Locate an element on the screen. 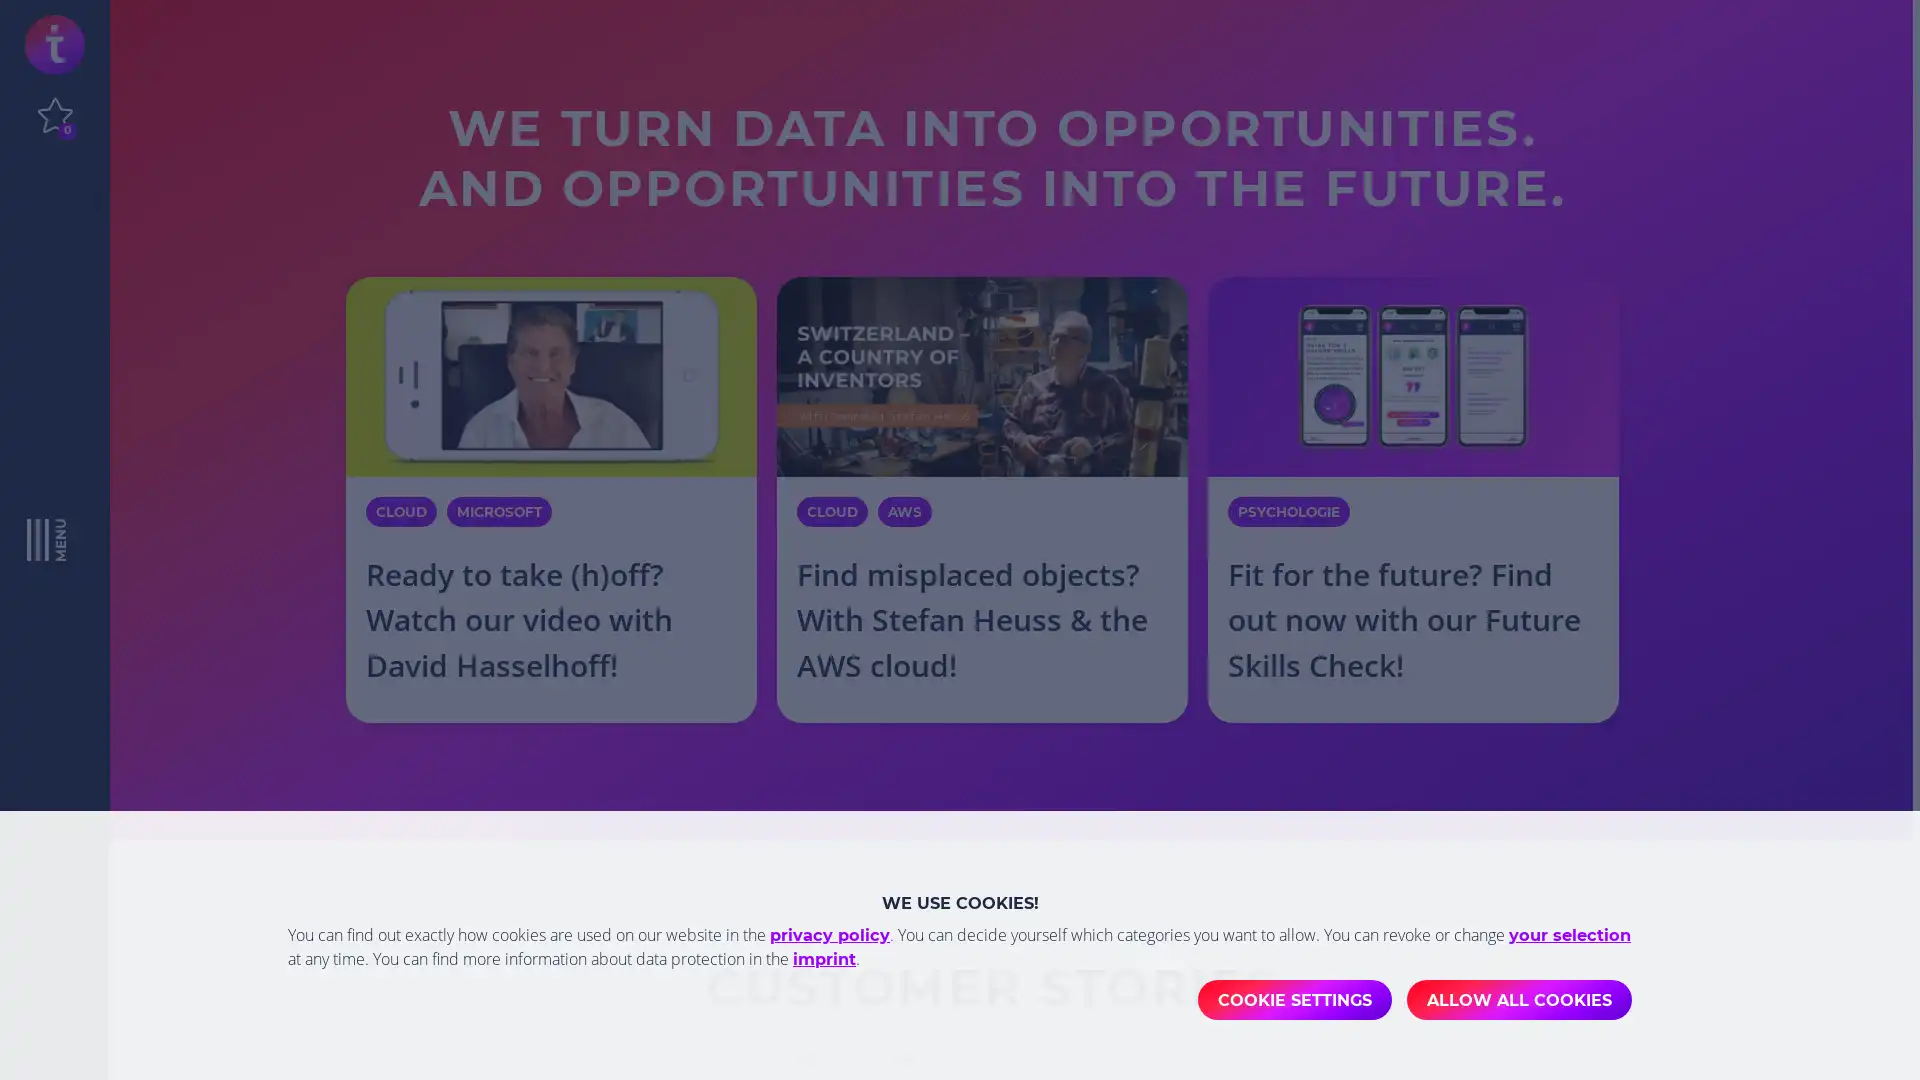 The height and width of the screenshot is (1080, 1920). COOKIE SETTINGS is located at coordinates (1295, 999).